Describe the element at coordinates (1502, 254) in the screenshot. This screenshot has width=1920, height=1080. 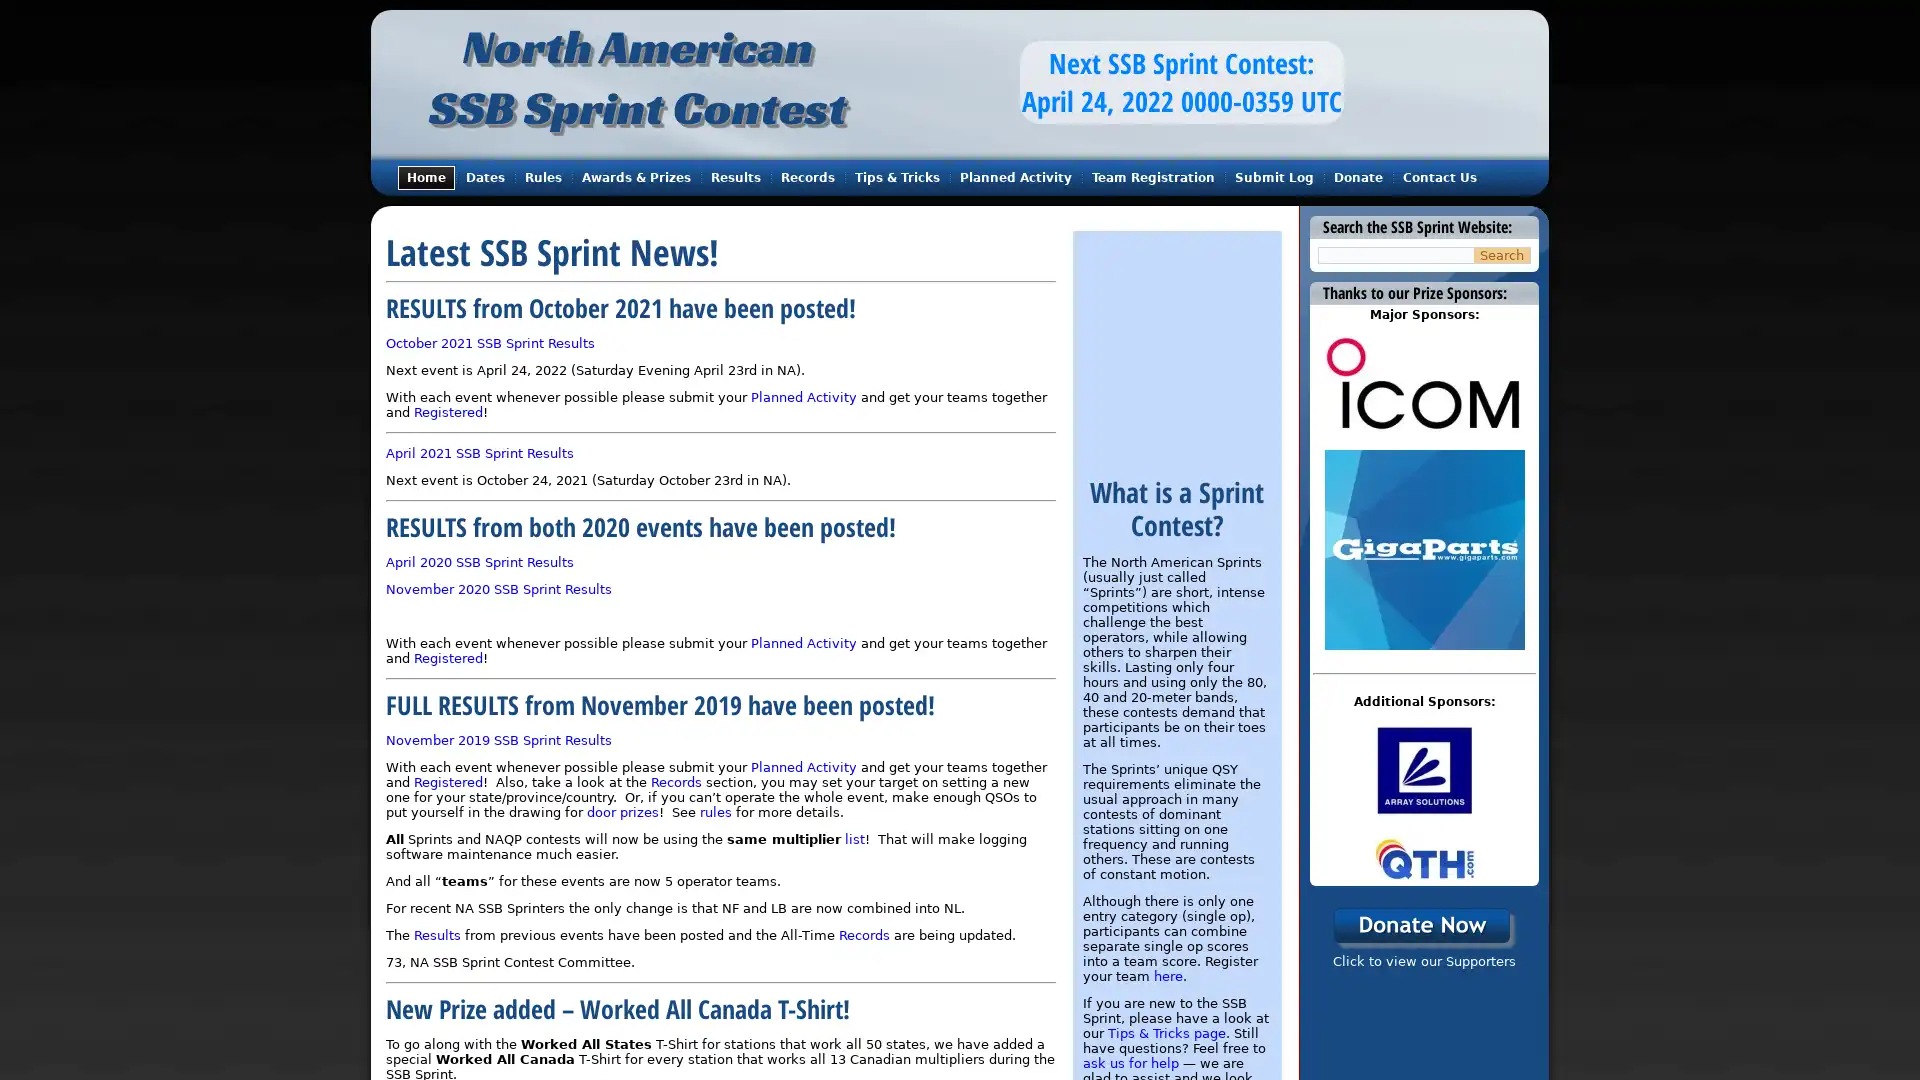
I see `Search` at that location.